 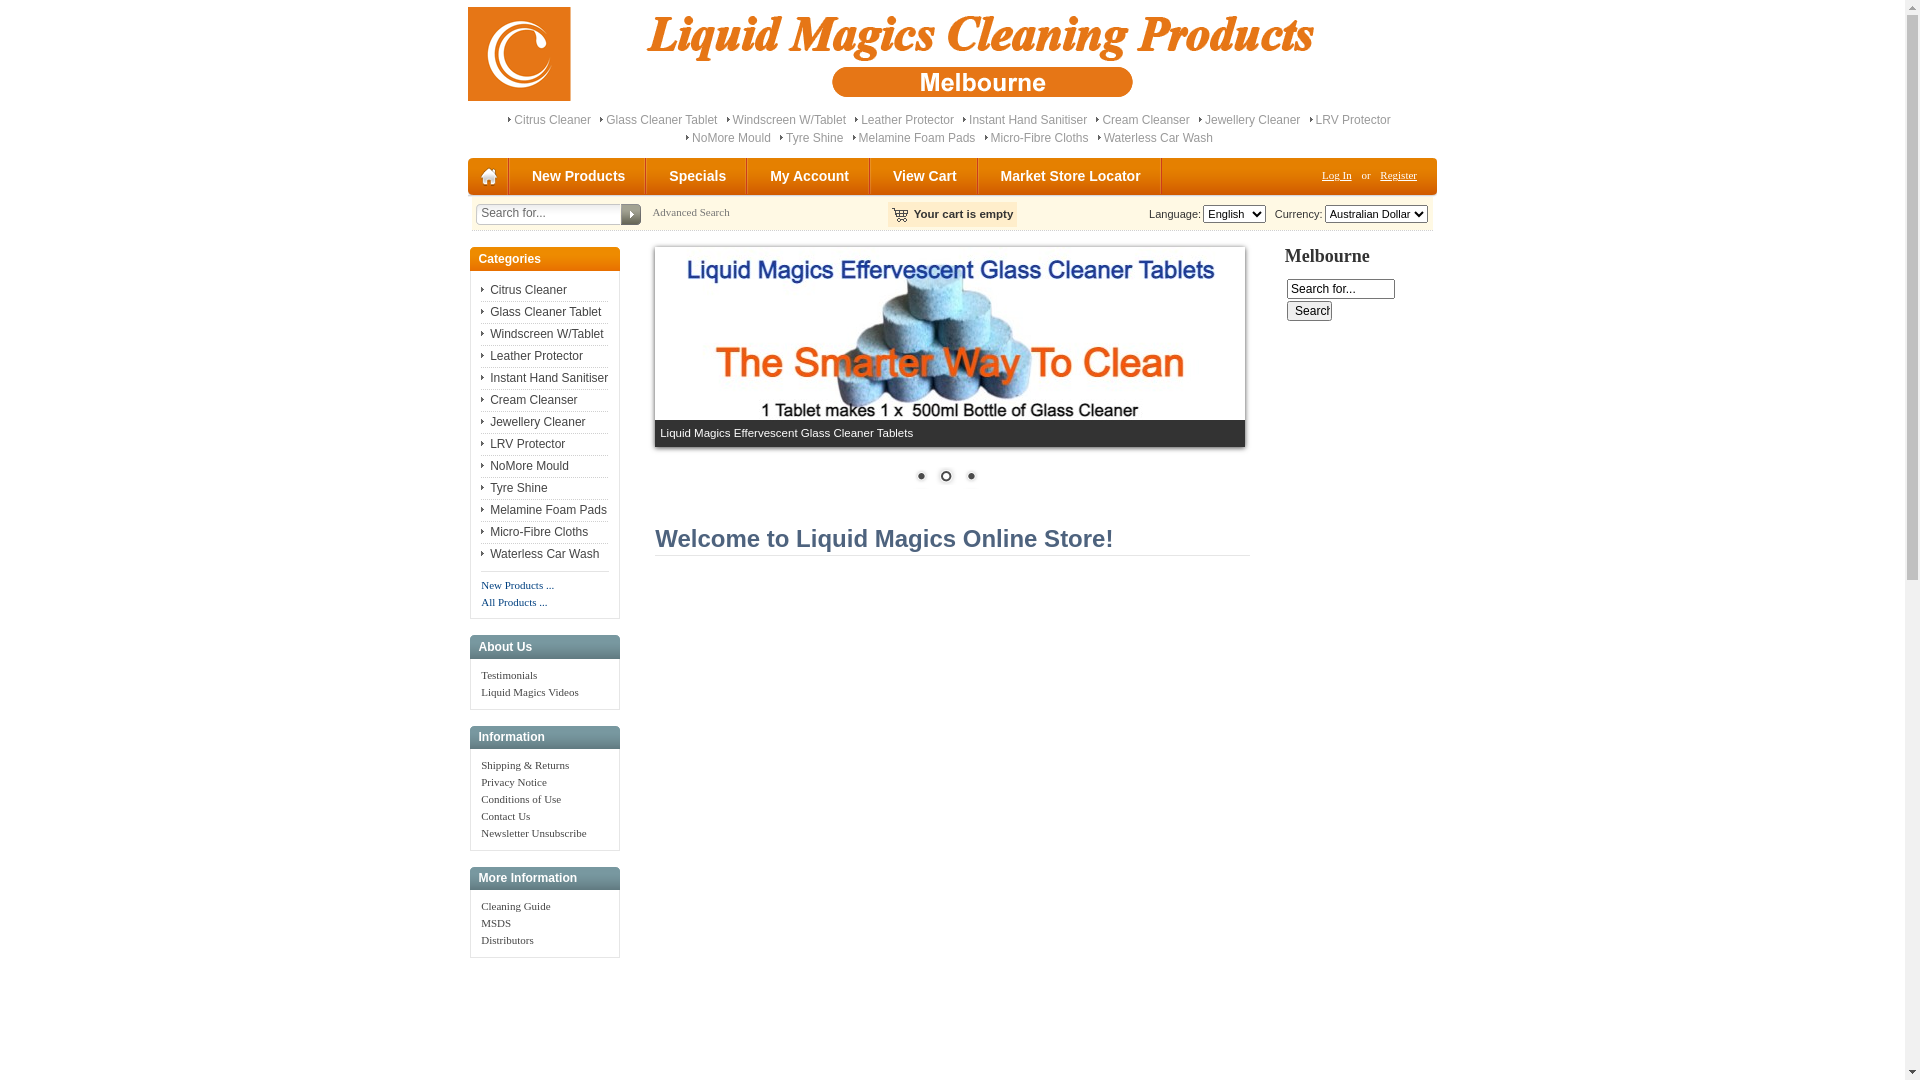 I want to click on 'Instant Hand Sanitiser', so click(x=544, y=378).